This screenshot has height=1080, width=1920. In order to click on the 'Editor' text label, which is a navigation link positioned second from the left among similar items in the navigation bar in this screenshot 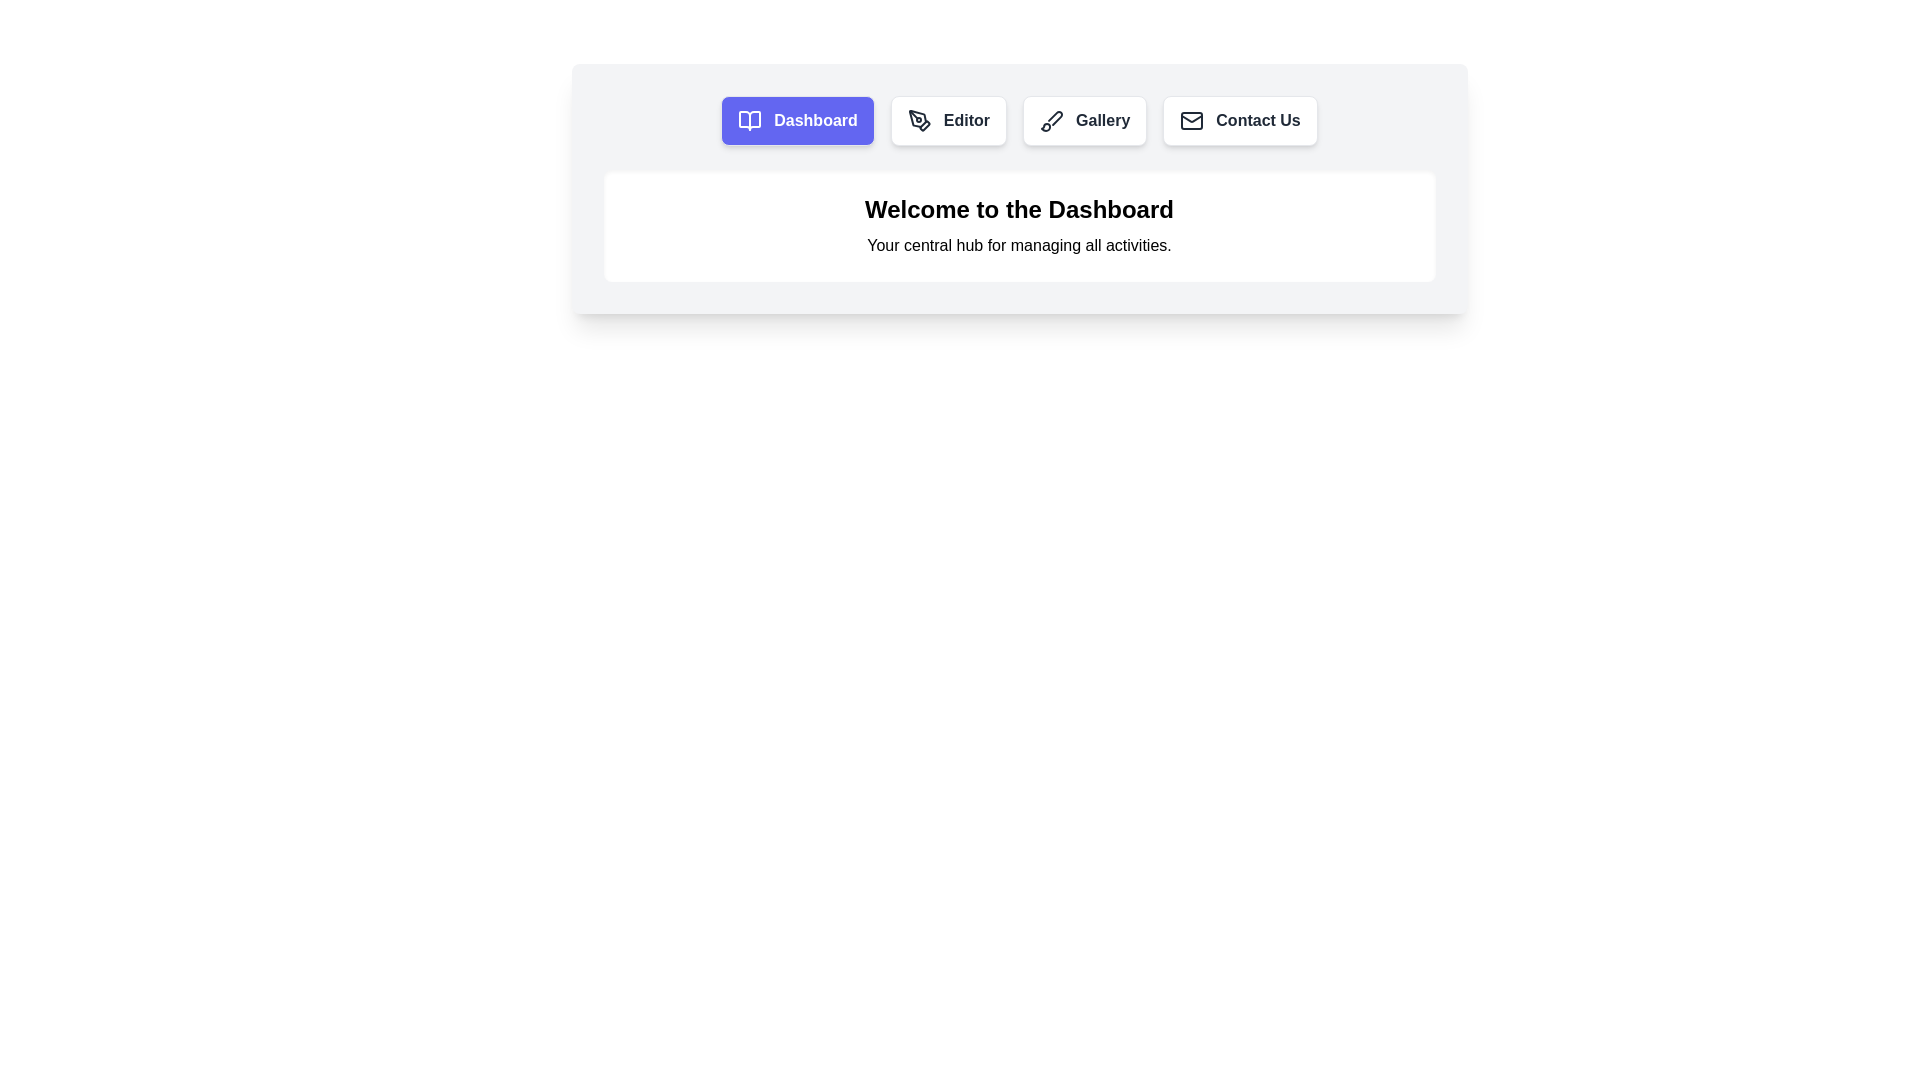, I will do `click(966, 120)`.